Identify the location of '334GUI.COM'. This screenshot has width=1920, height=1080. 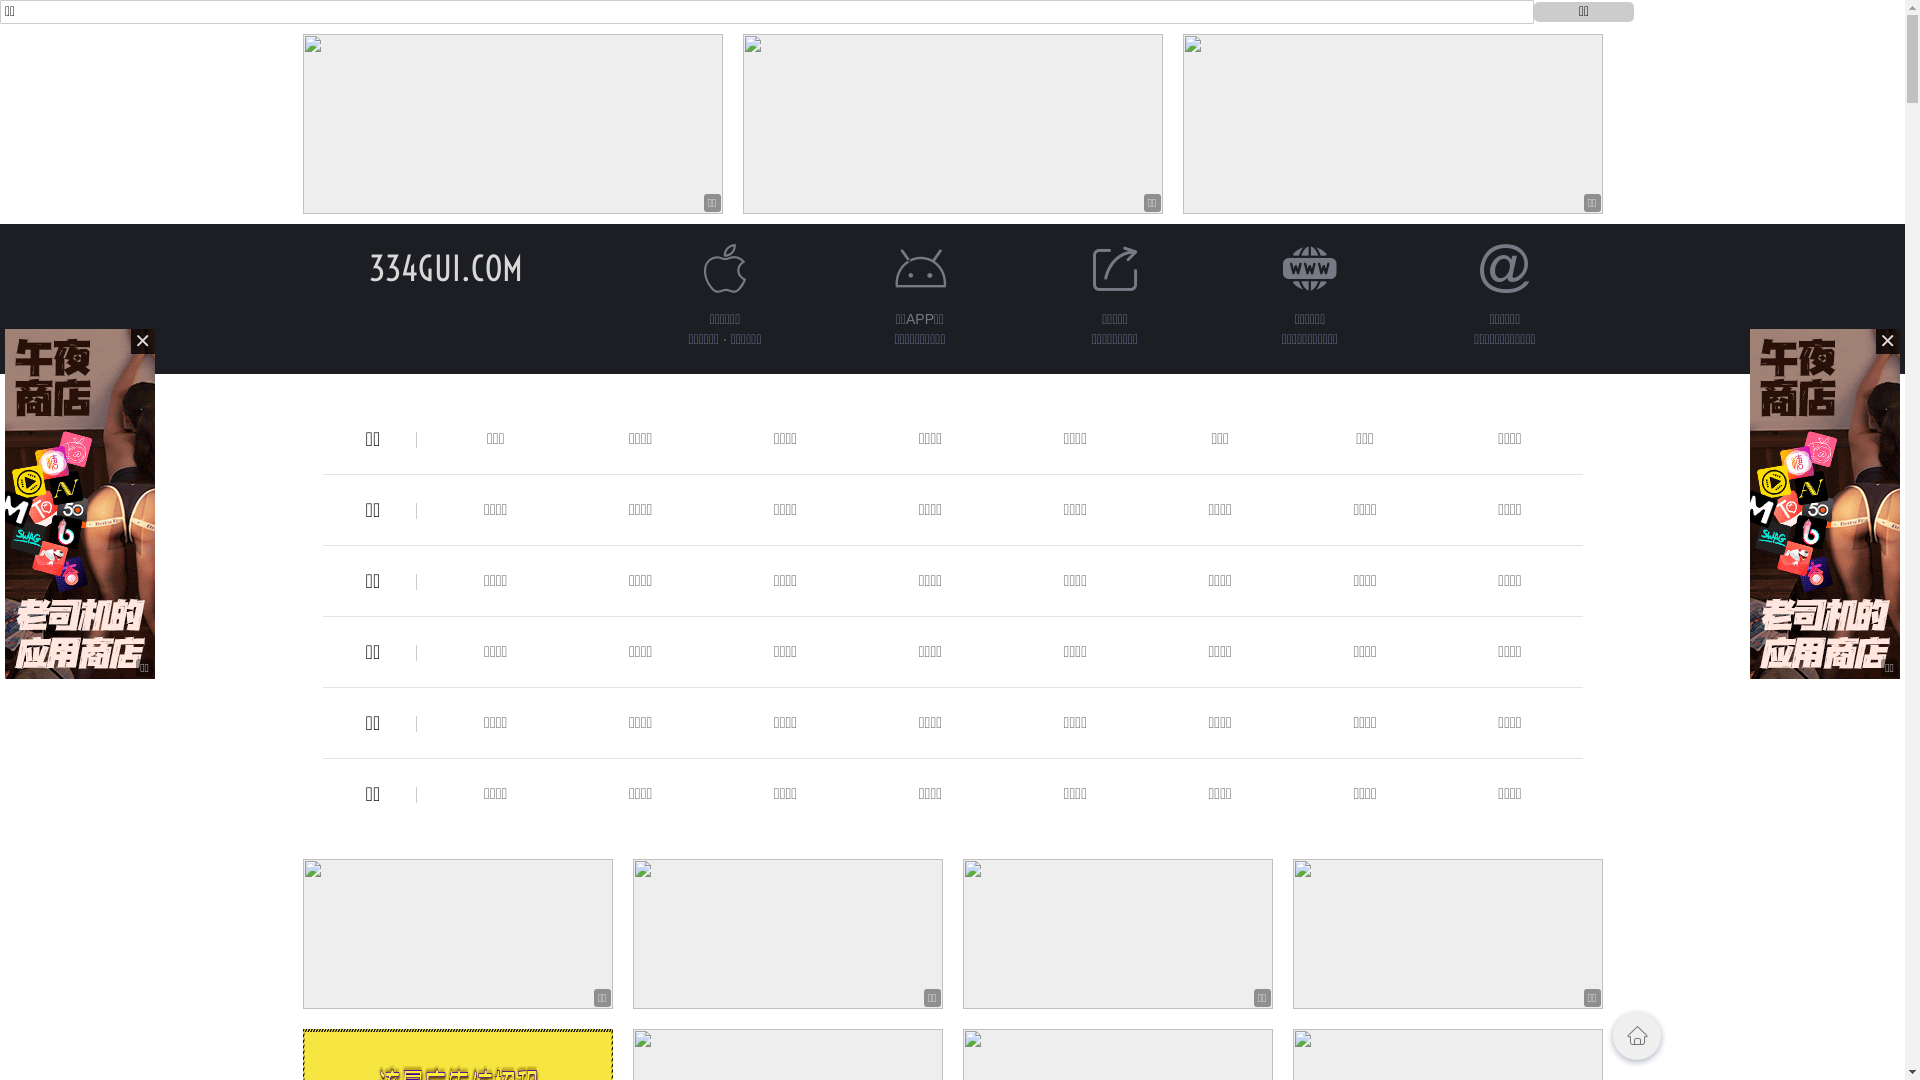
(444, 267).